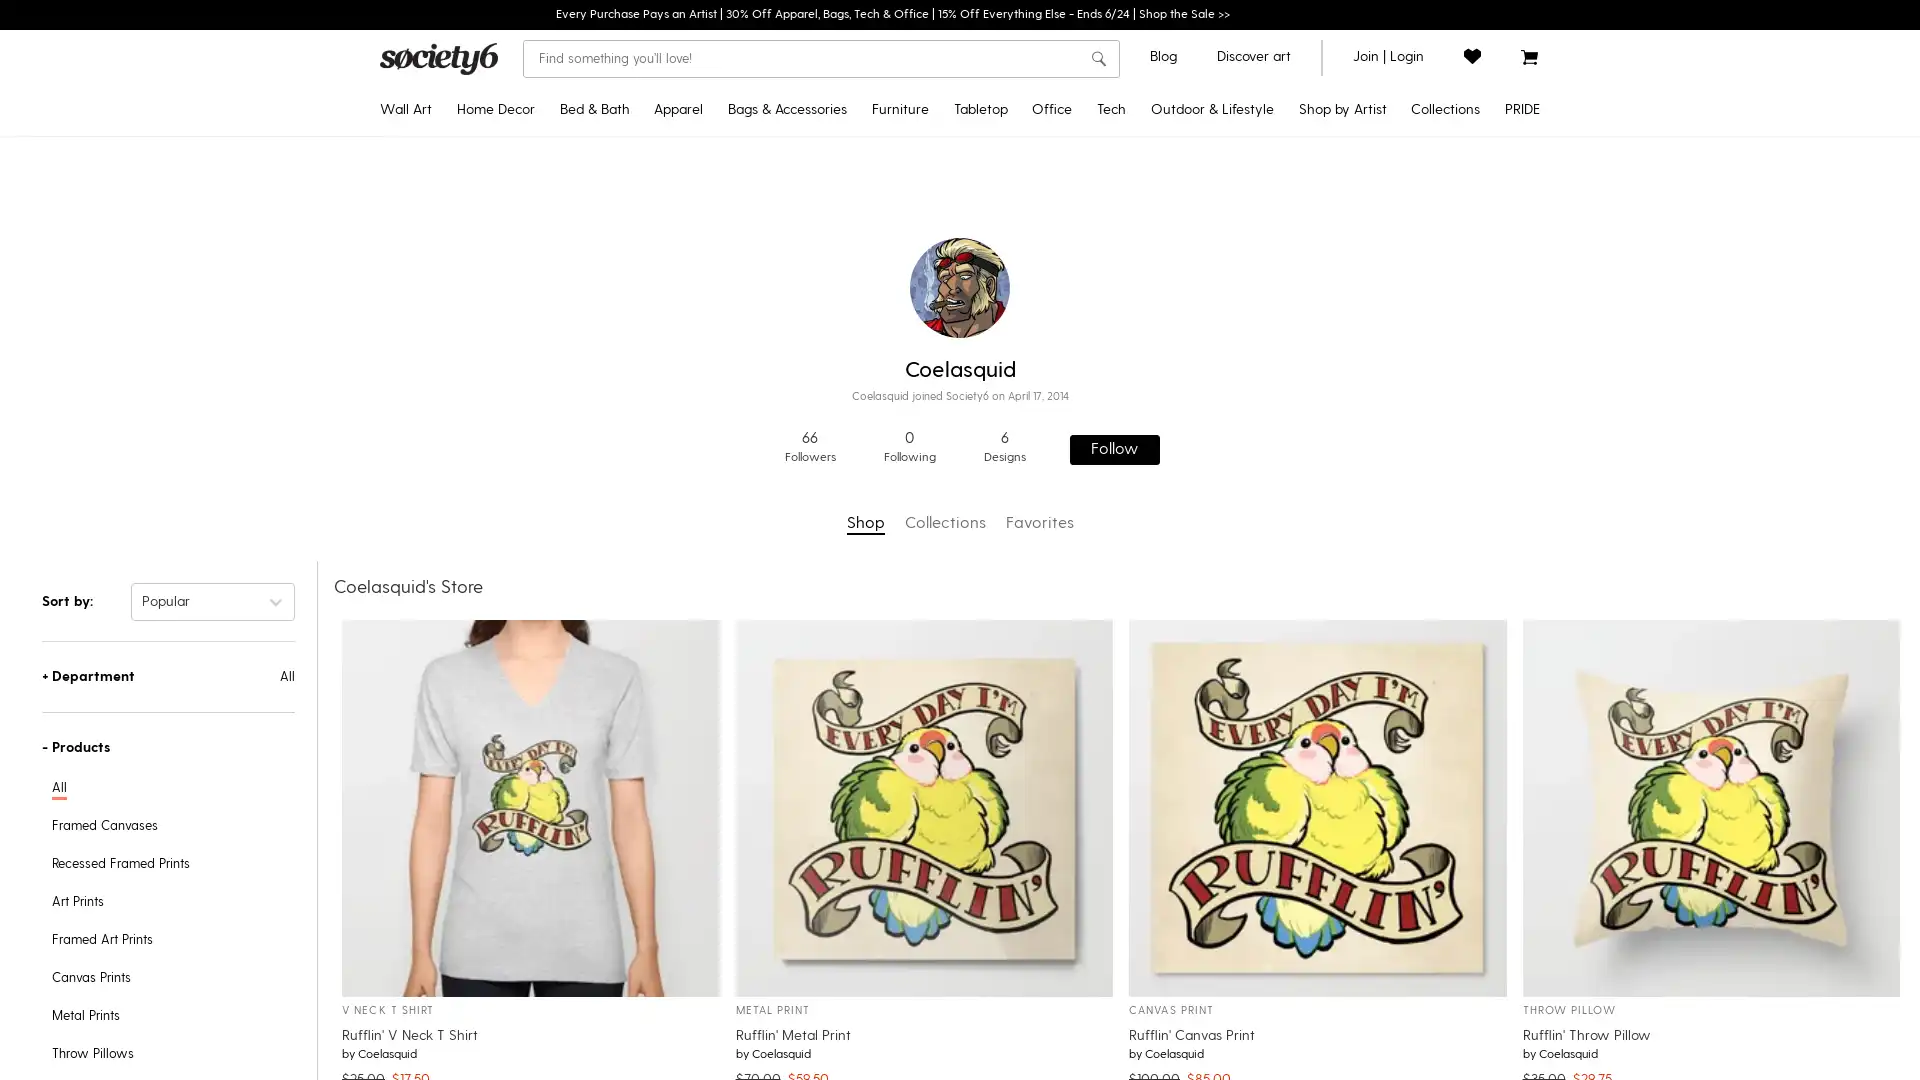 The height and width of the screenshot is (1080, 1920). I want to click on 2022 Home Decor Guide, so click(1371, 225).